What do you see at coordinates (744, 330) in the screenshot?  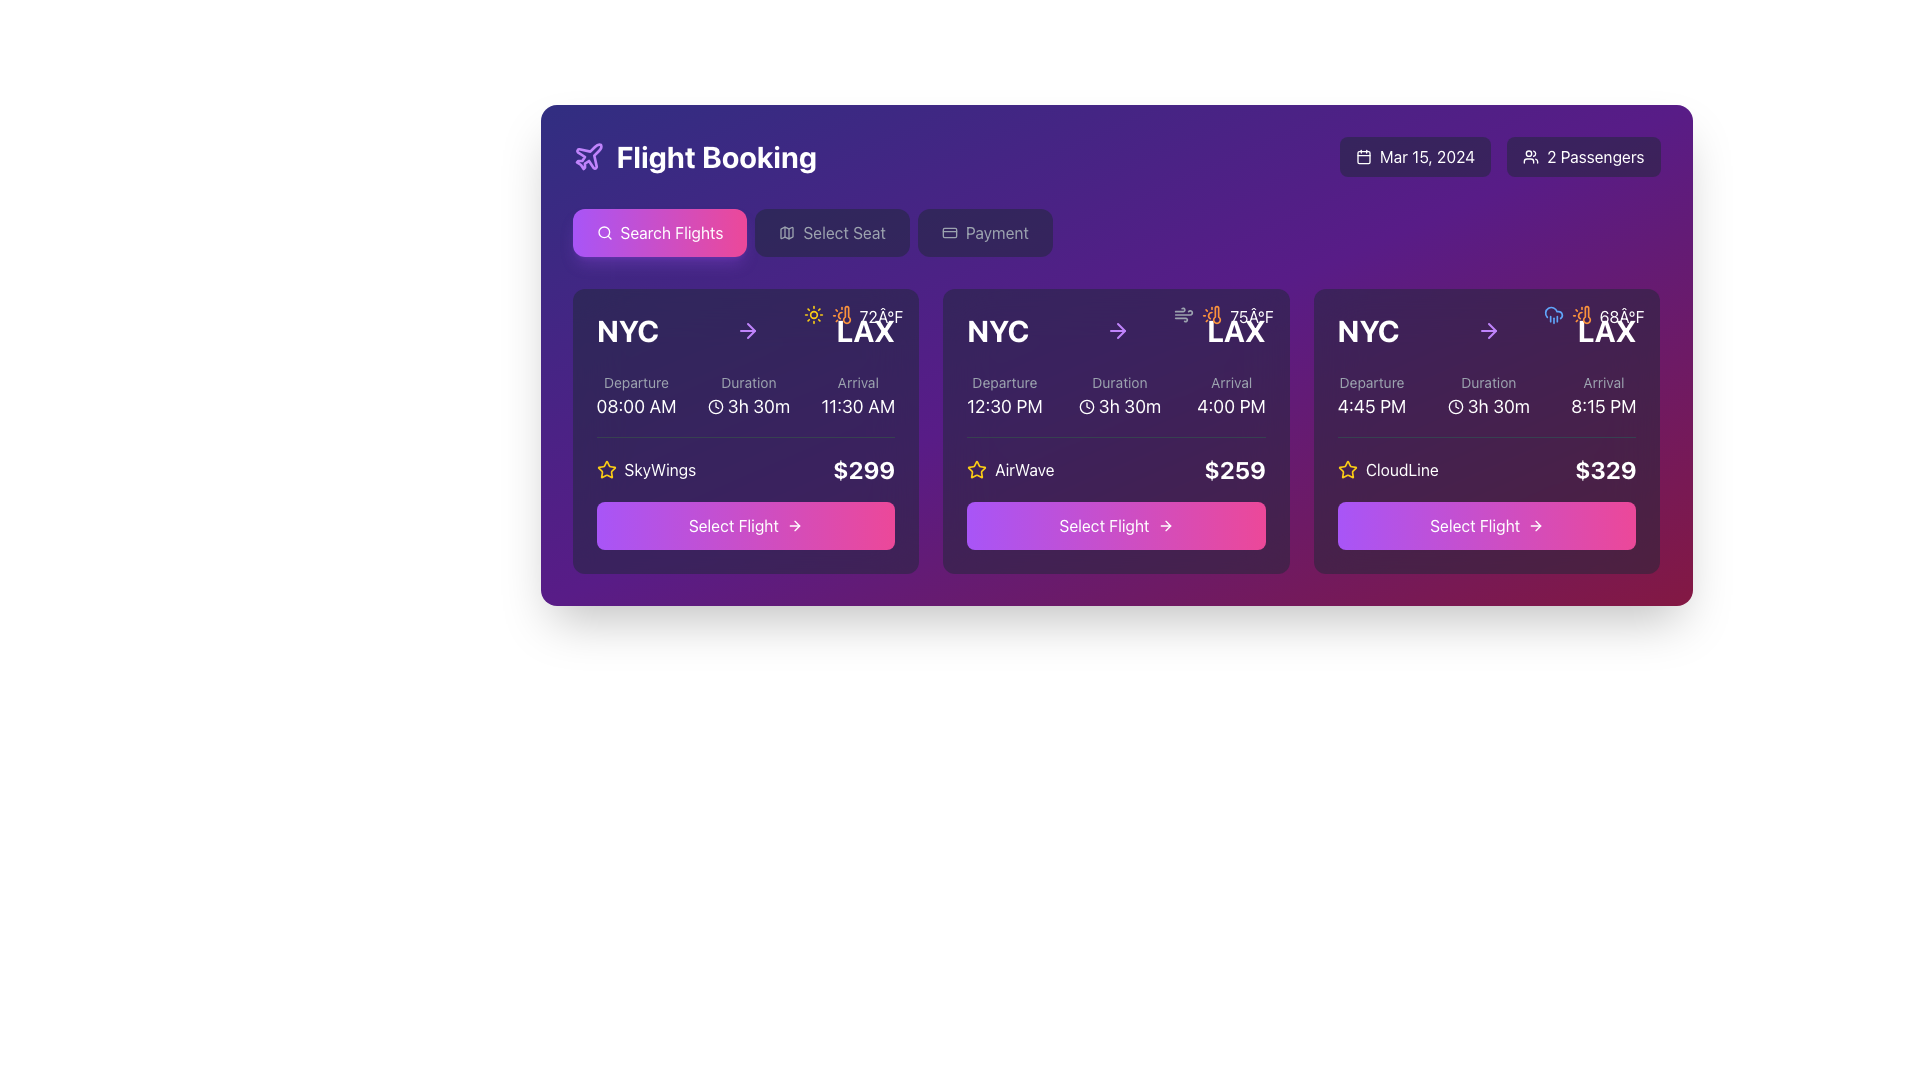 I see `the display label that shows the flight route from 'NYC' to 'LAX', located at the top of the first card in the list view of flight options` at bounding box center [744, 330].